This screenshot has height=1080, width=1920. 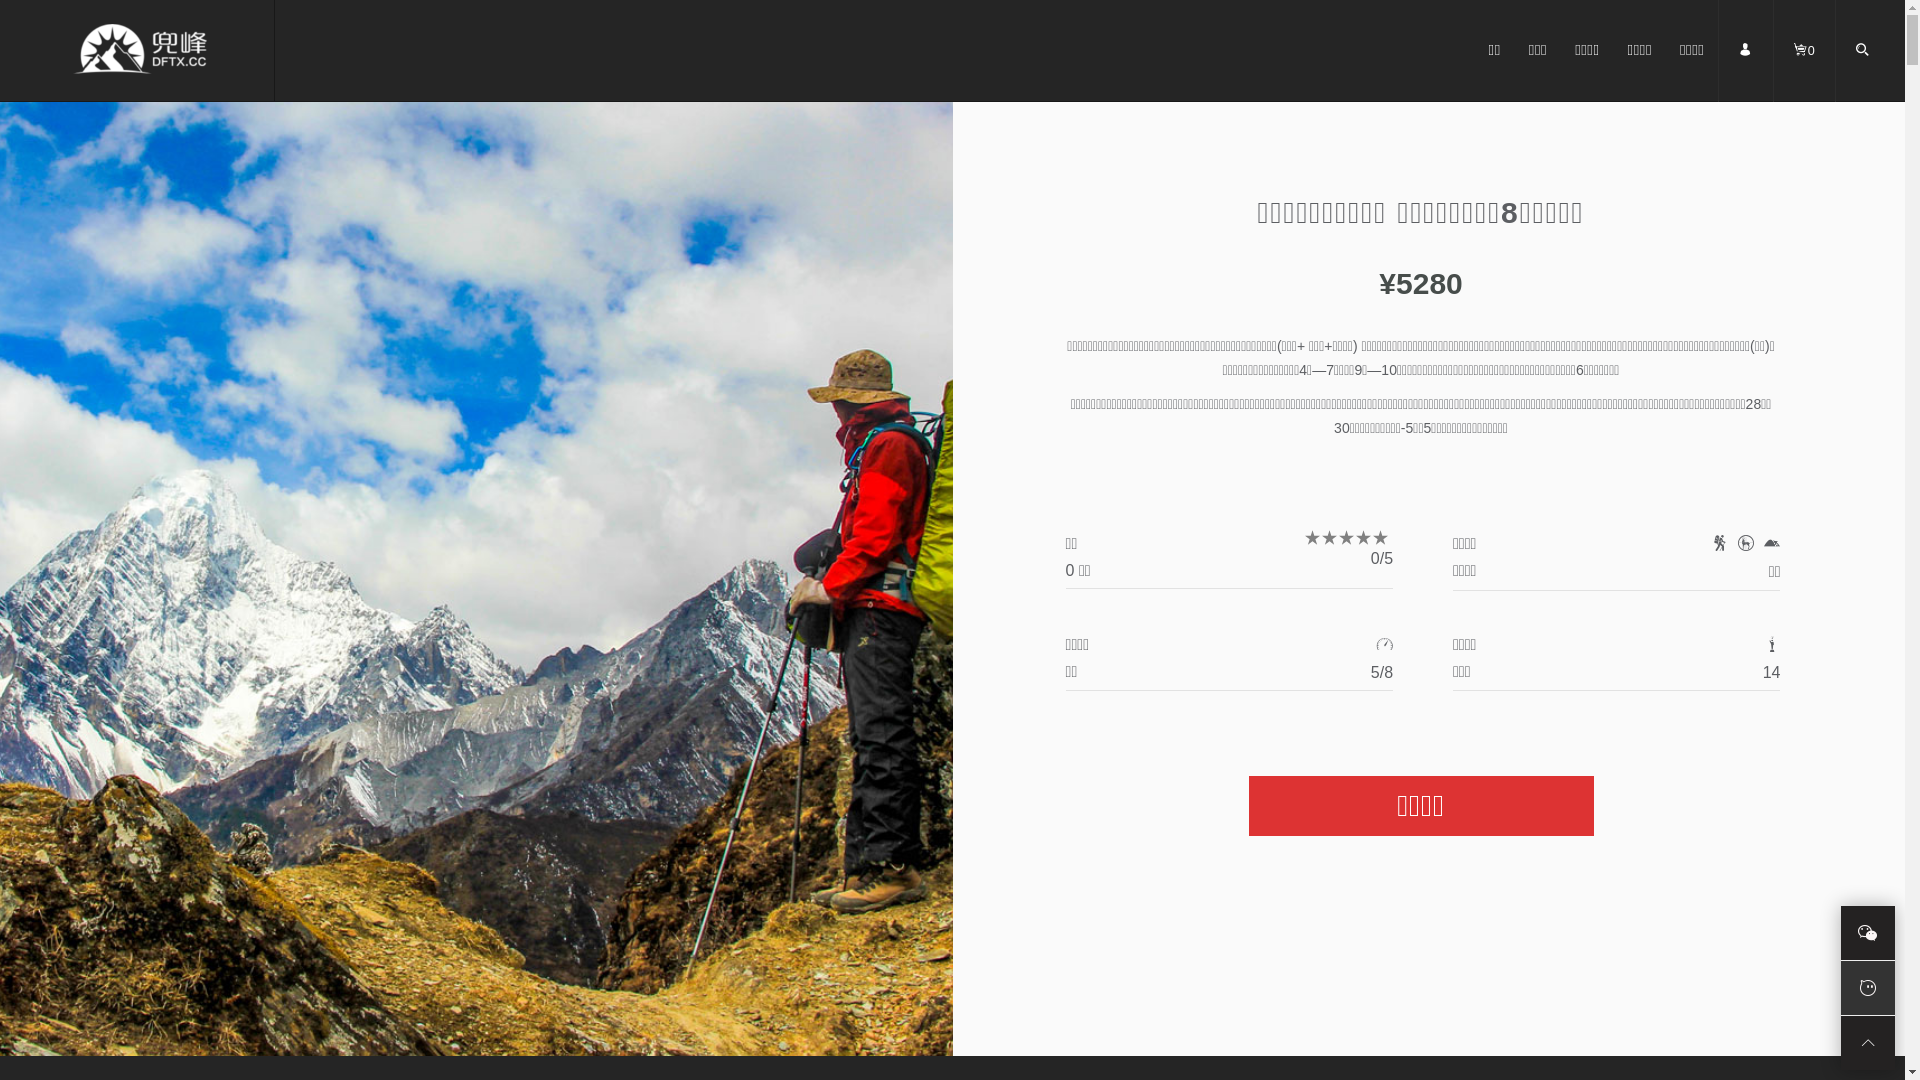 What do you see at coordinates (1804, 69) in the screenshot?
I see `'0'` at bounding box center [1804, 69].